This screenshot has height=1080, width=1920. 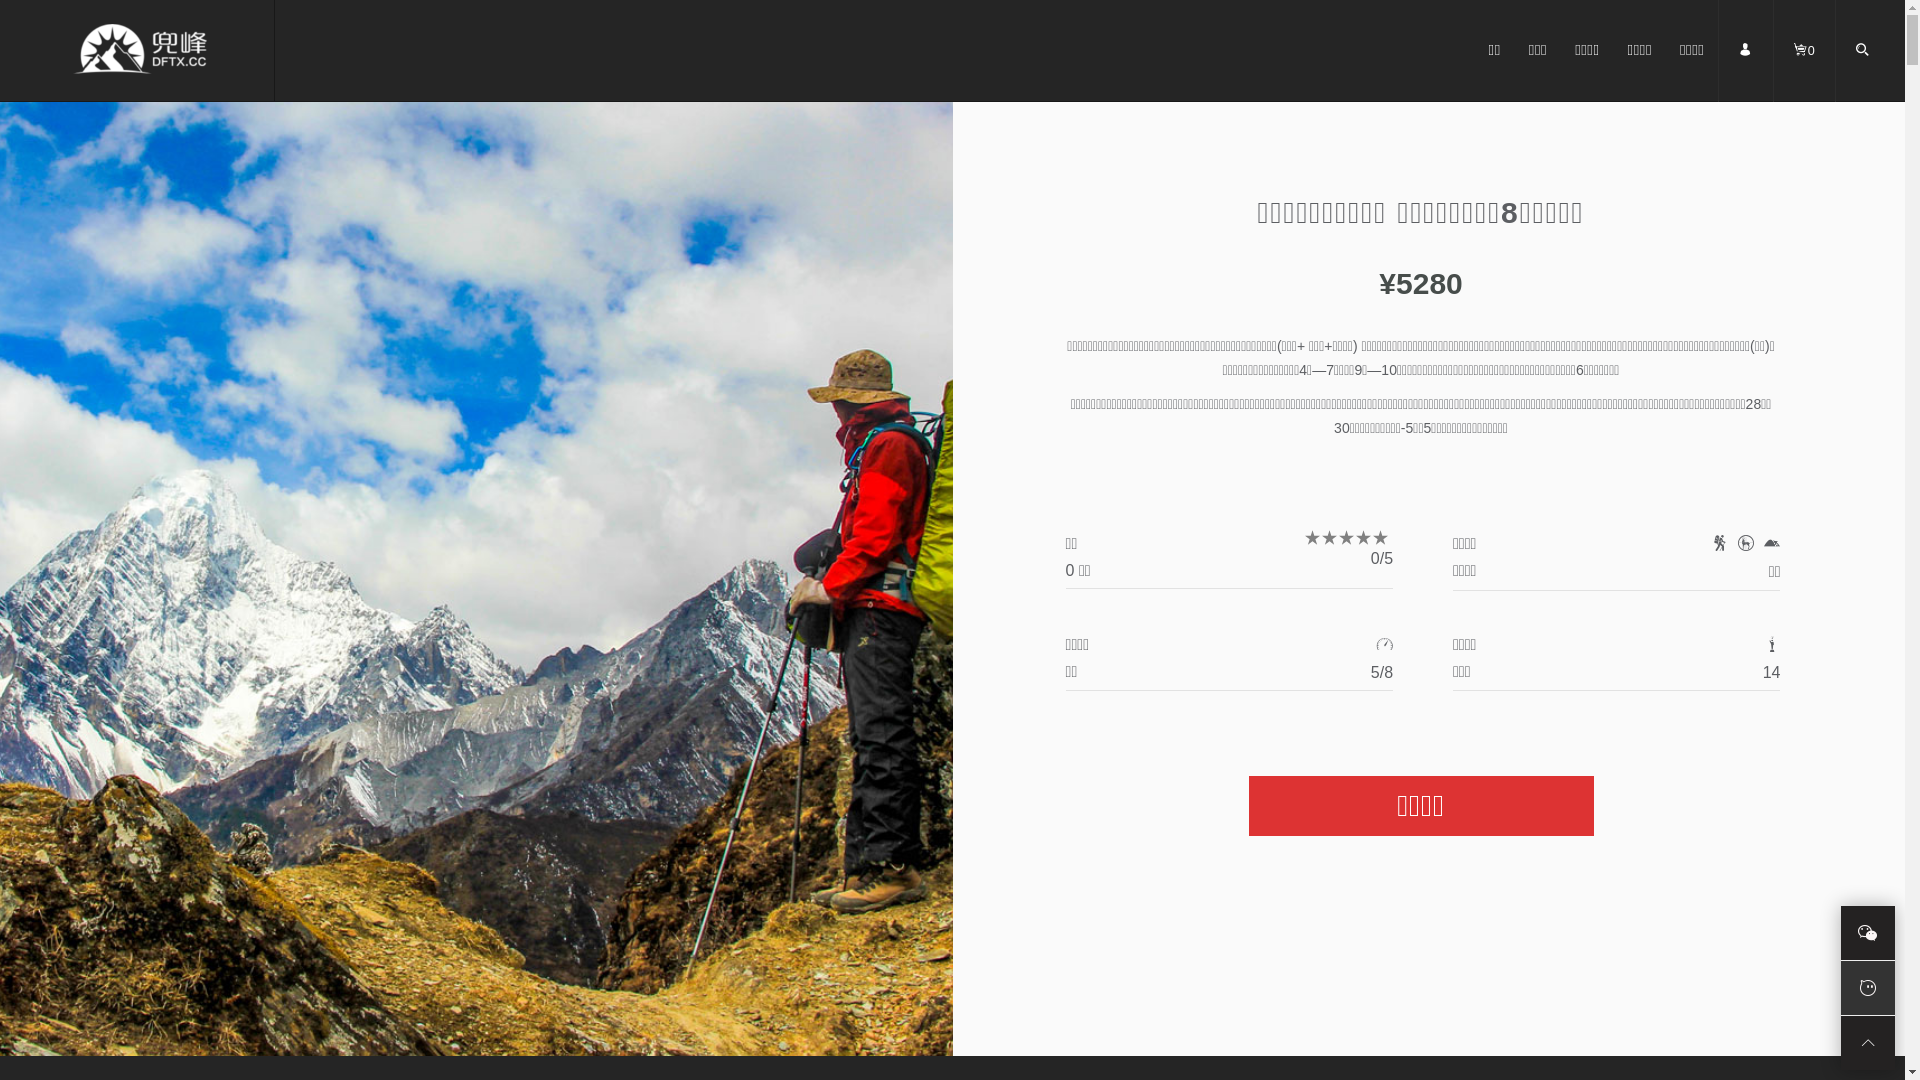 What do you see at coordinates (1804, 69) in the screenshot?
I see `'0'` at bounding box center [1804, 69].